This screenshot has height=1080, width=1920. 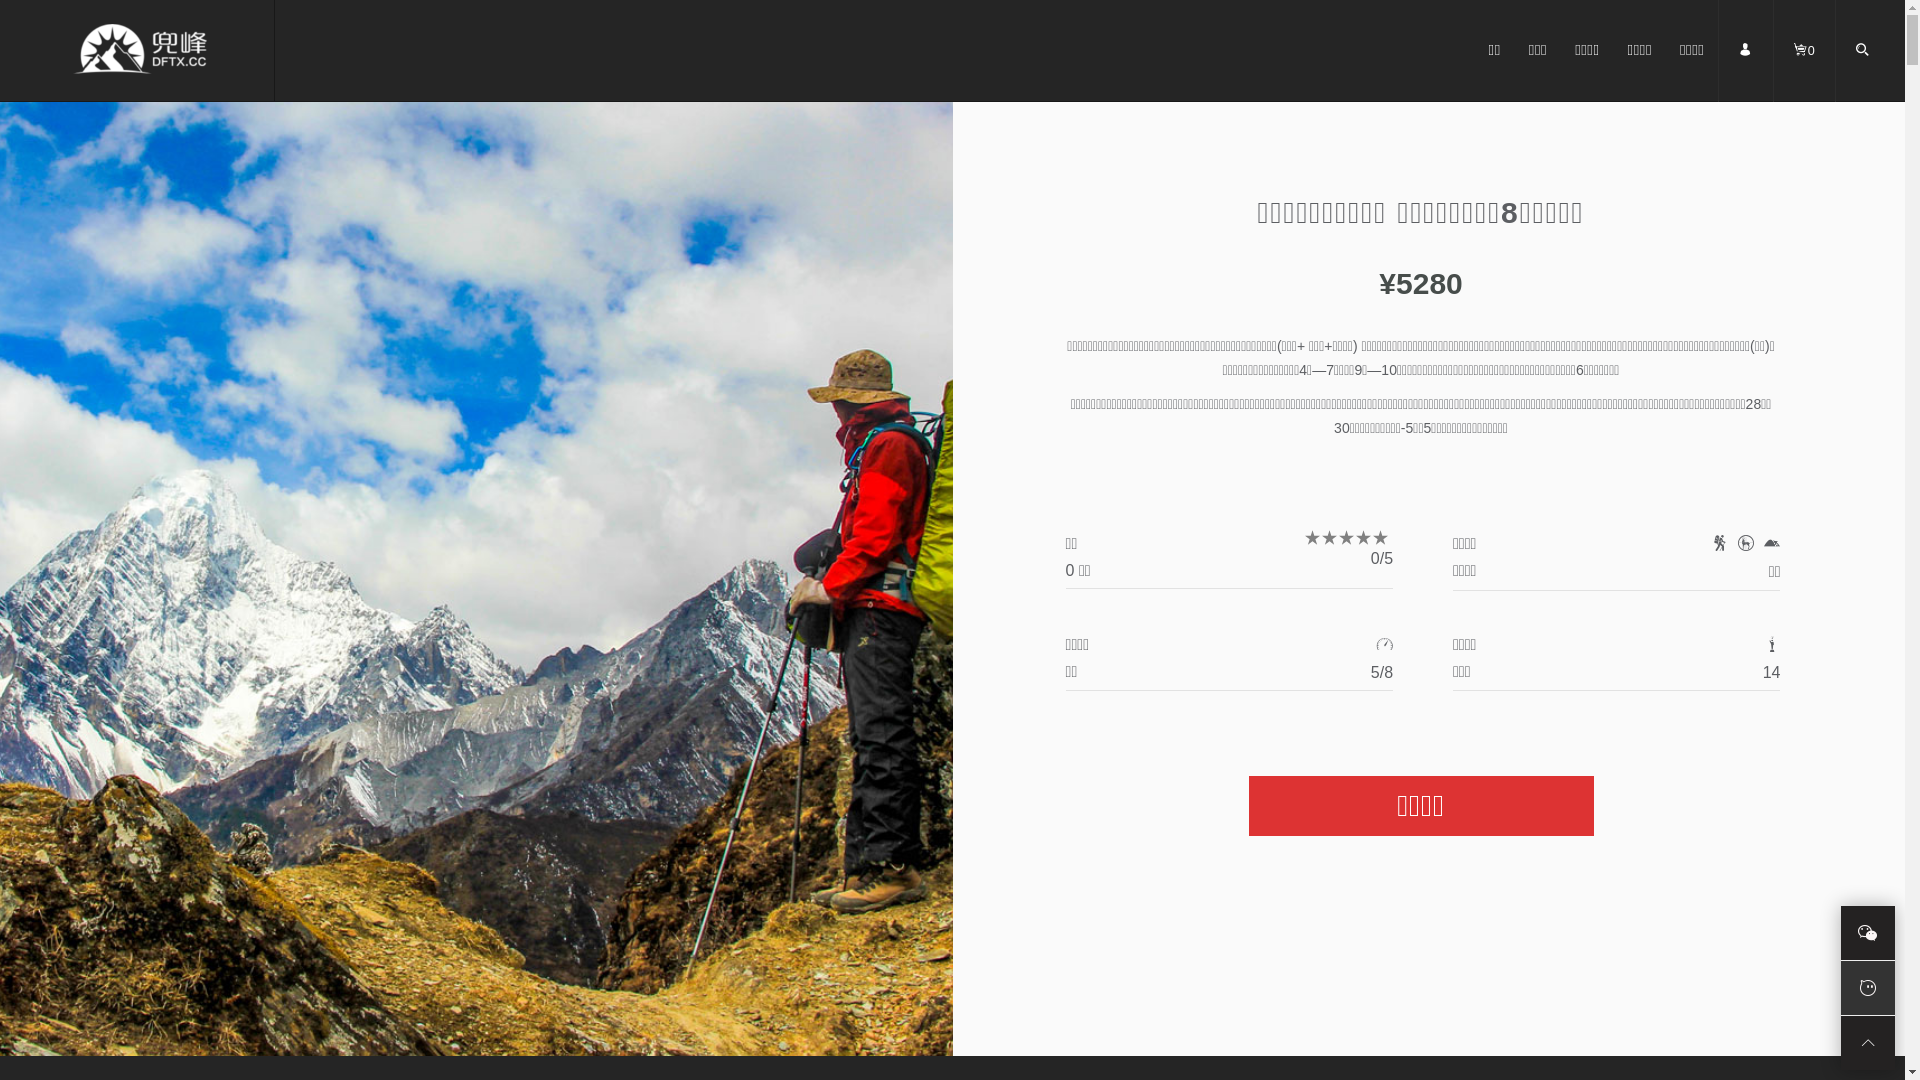 What do you see at coordinates (1804, 69) in the screenshot?
I see `'0'` at bounding box center [1804, 69].